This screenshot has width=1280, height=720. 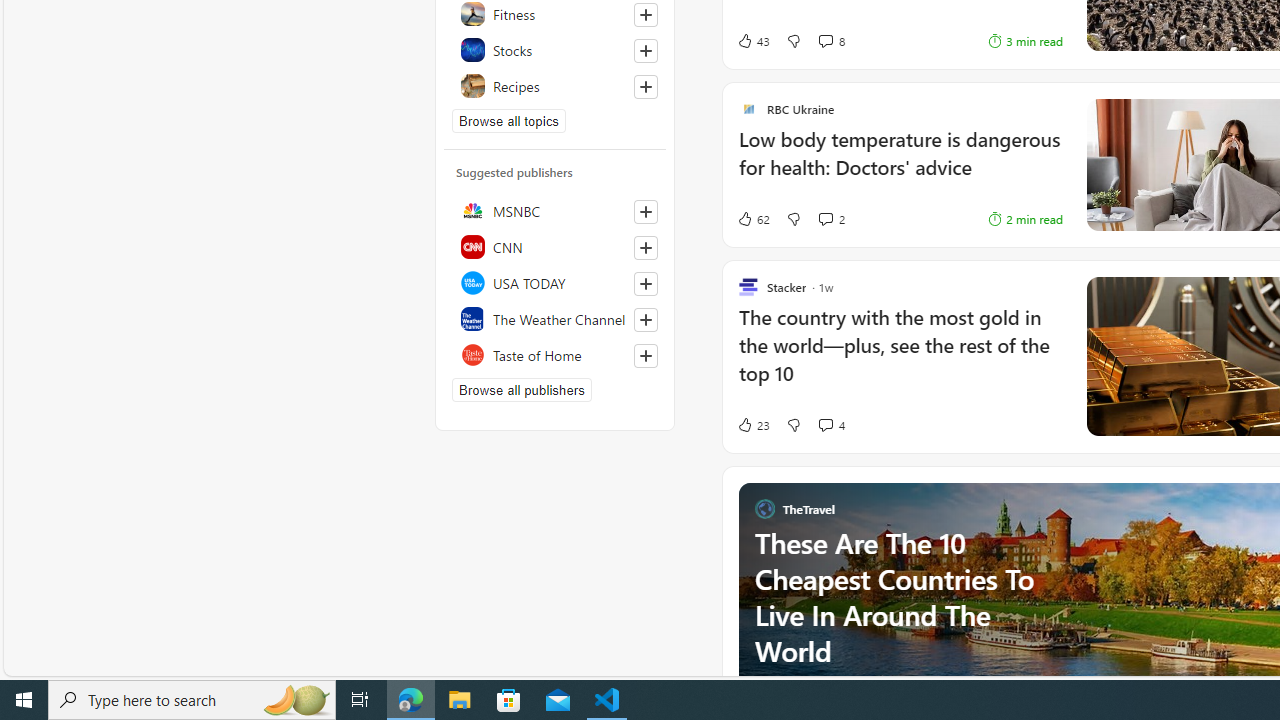 I want to click on 'MSNBC', so click(x=555, y=210).